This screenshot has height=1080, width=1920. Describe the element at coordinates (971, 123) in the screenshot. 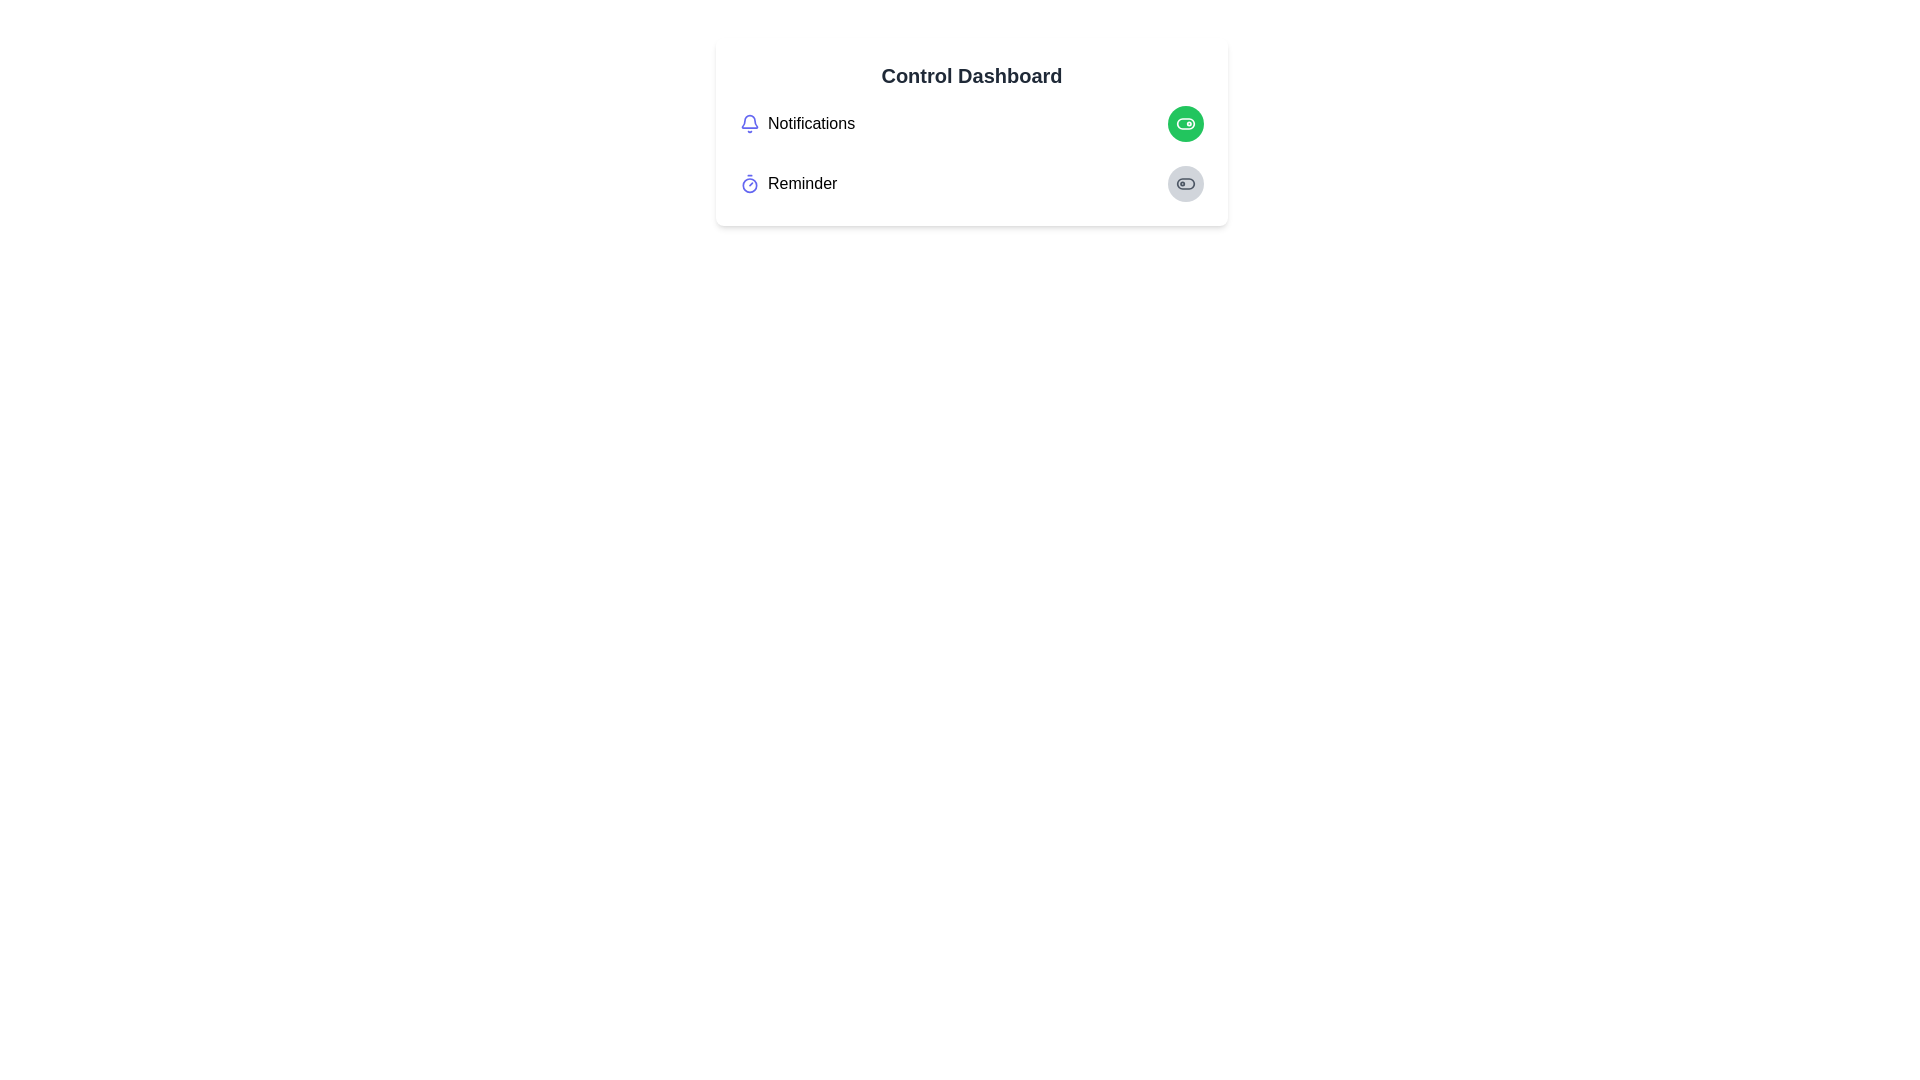

I see `the green toggle button in the Notifications row to change its state` at that location.